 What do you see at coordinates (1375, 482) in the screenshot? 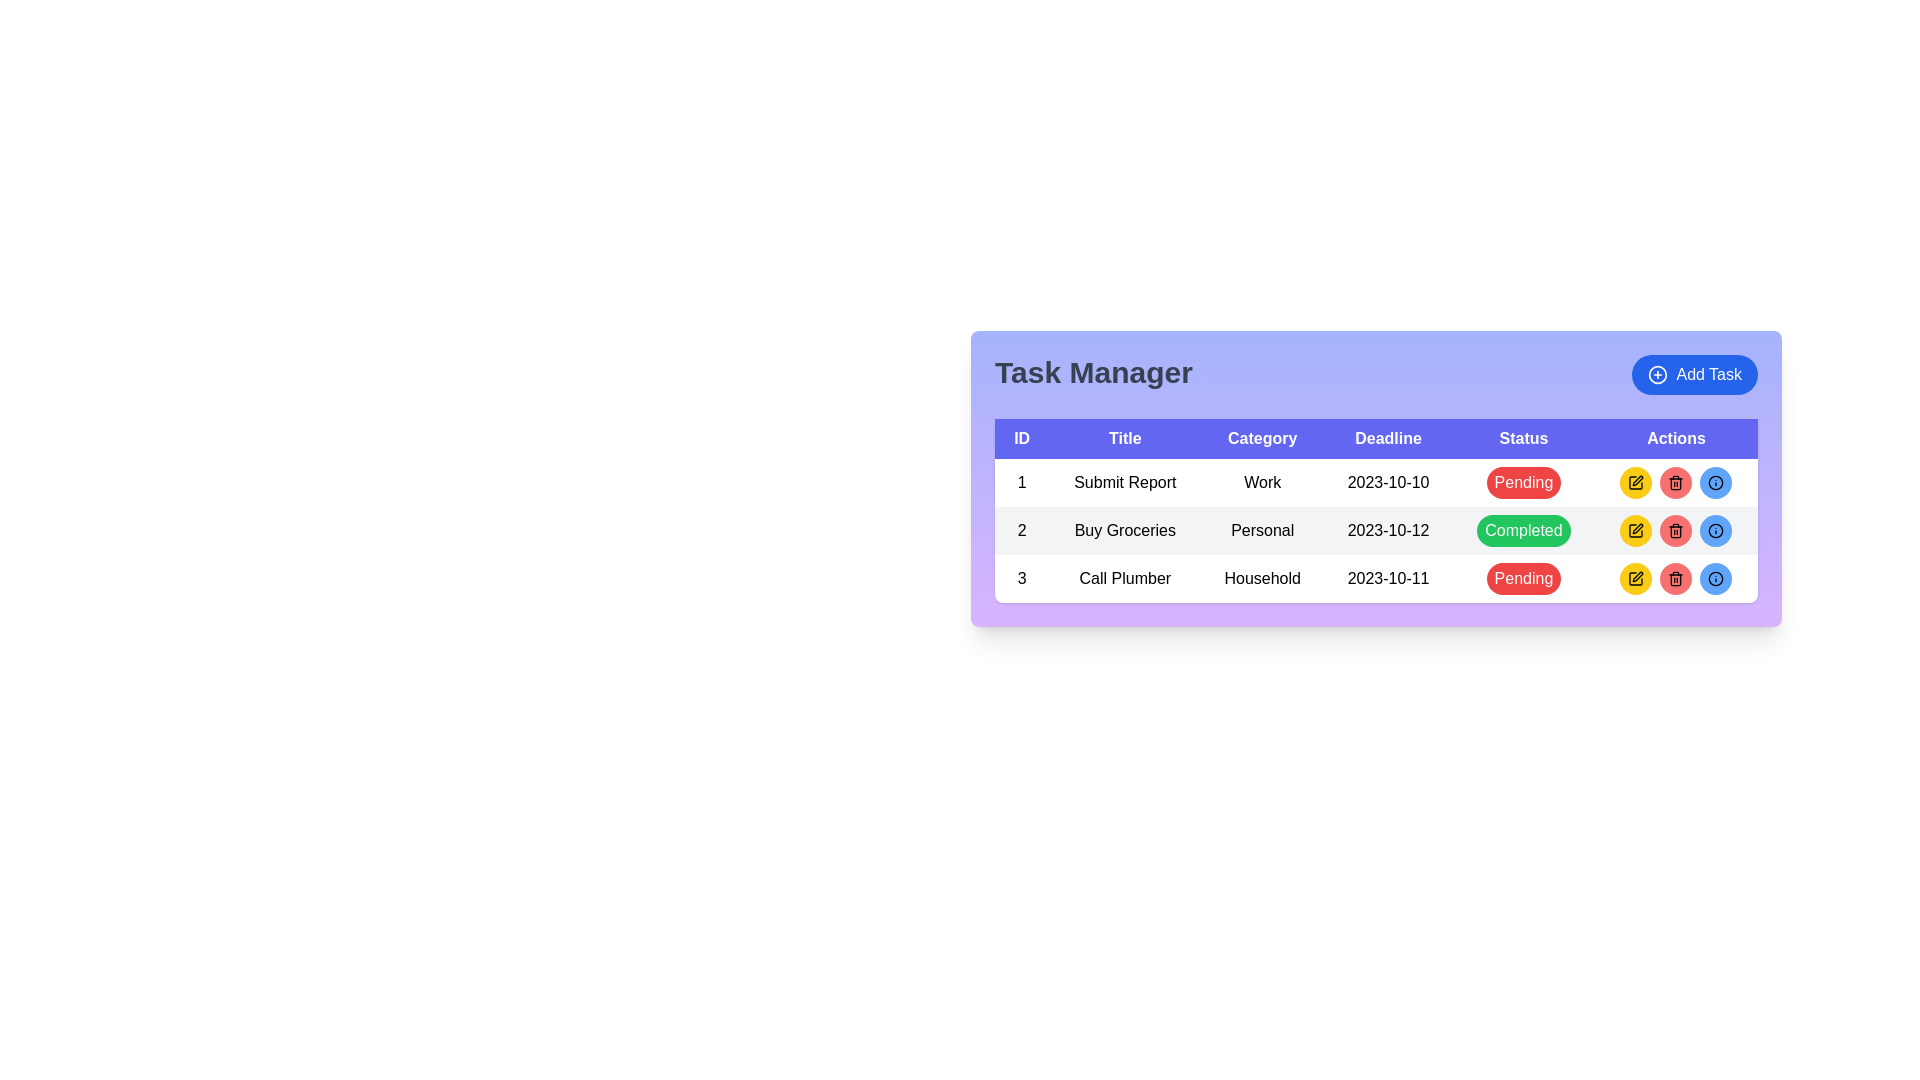
I see `the first table row displaying task details with ID '1', Title 'Submit Report', Category 'Work', Deadline '2023-10-10', and Status 'Pending'` at bounding box center [1375, 482].